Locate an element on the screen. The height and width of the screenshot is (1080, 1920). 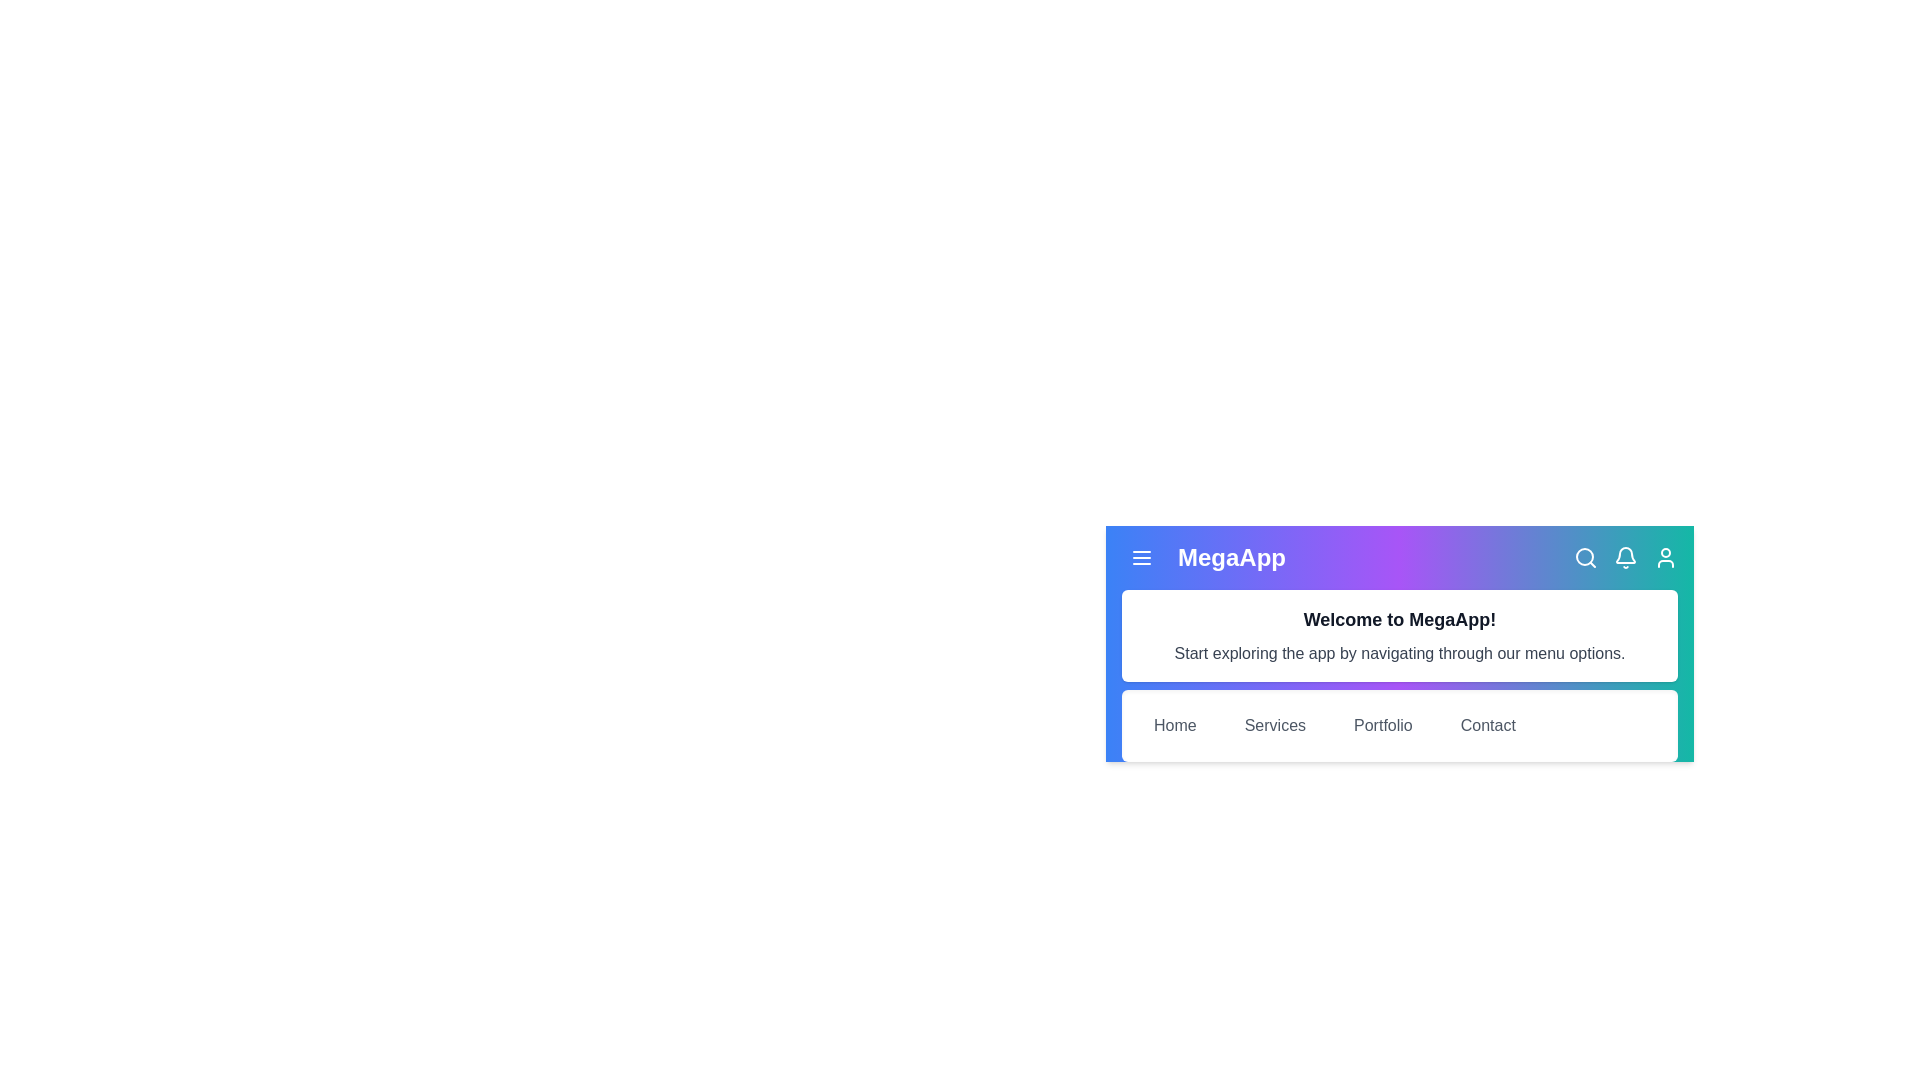
the navigation link Portfolio is located at coordinates (1381, 725).